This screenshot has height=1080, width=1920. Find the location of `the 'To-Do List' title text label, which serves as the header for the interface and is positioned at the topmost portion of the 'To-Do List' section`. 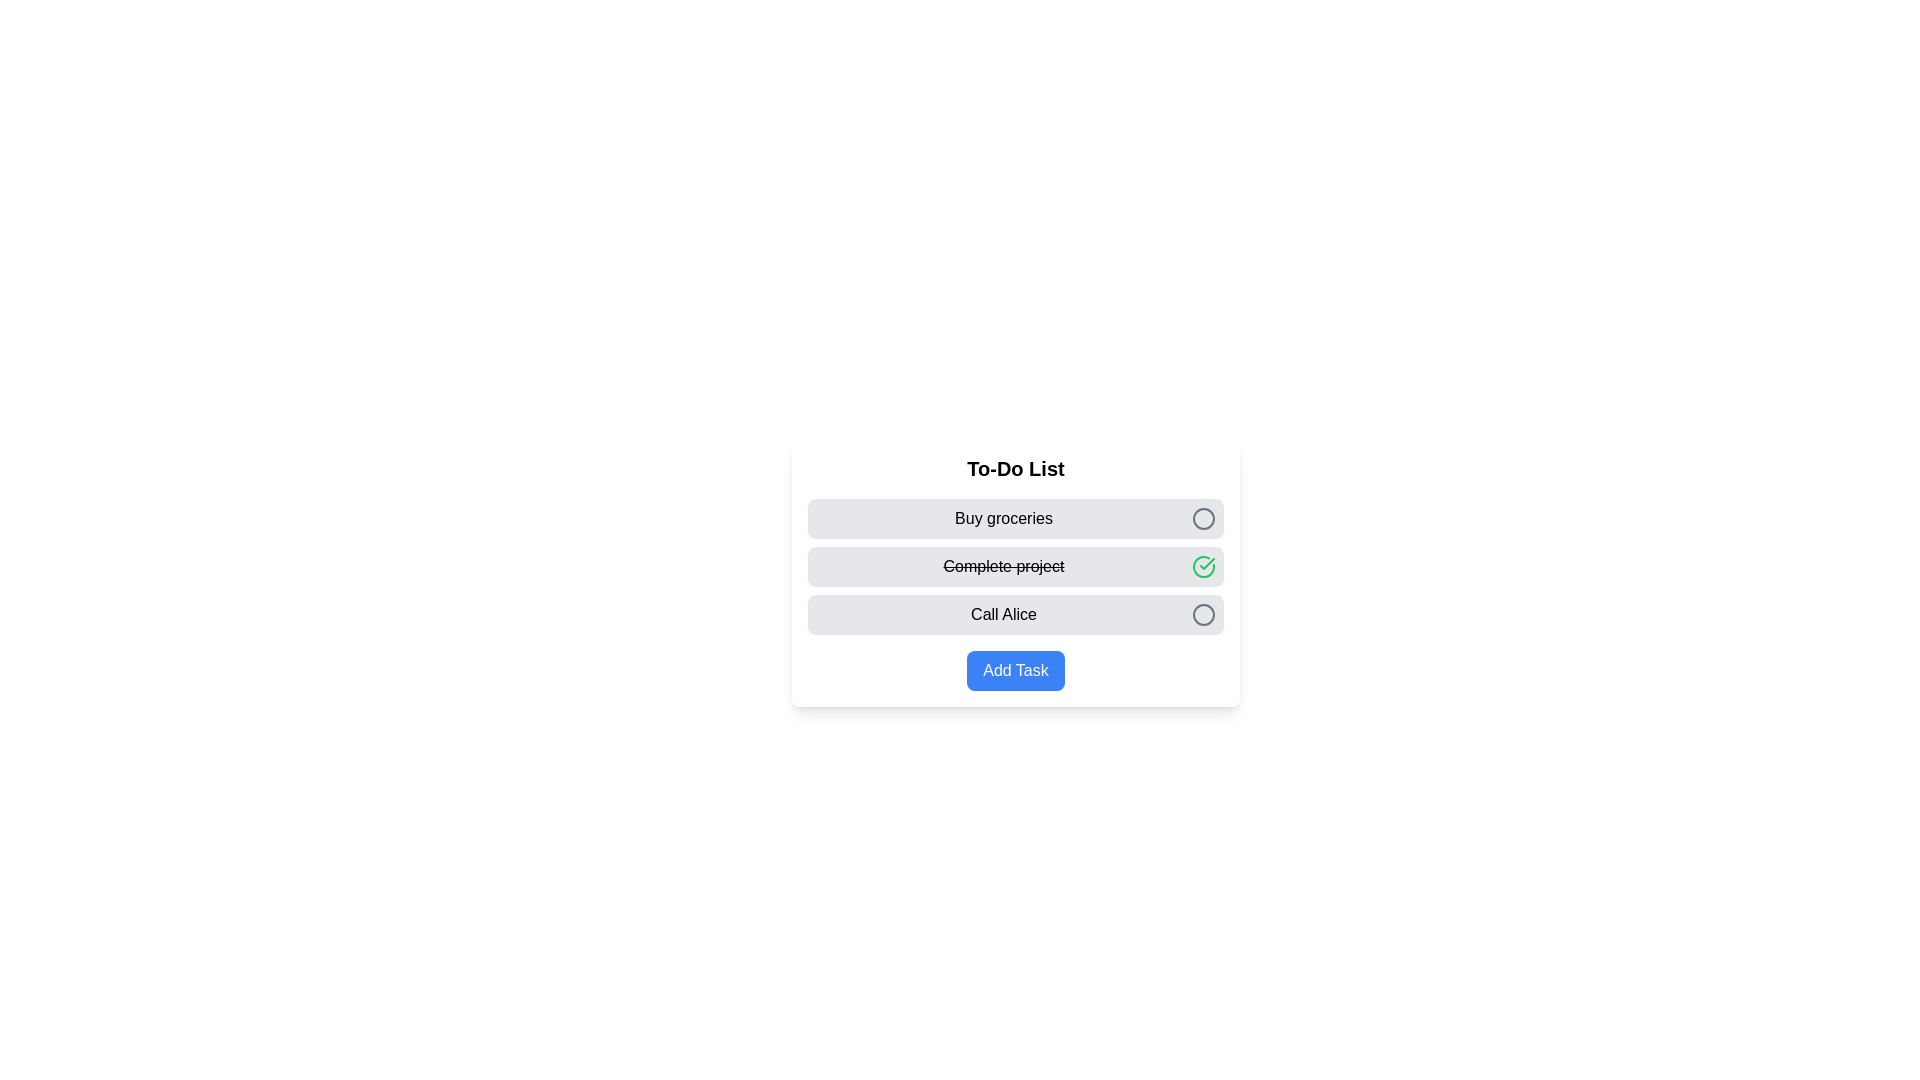

the 'To-Do List' title text label, which serves as the header for the interface and is positioned at the topmost portion of the 'To-Do List' section is located at coordinates (1016, 469).